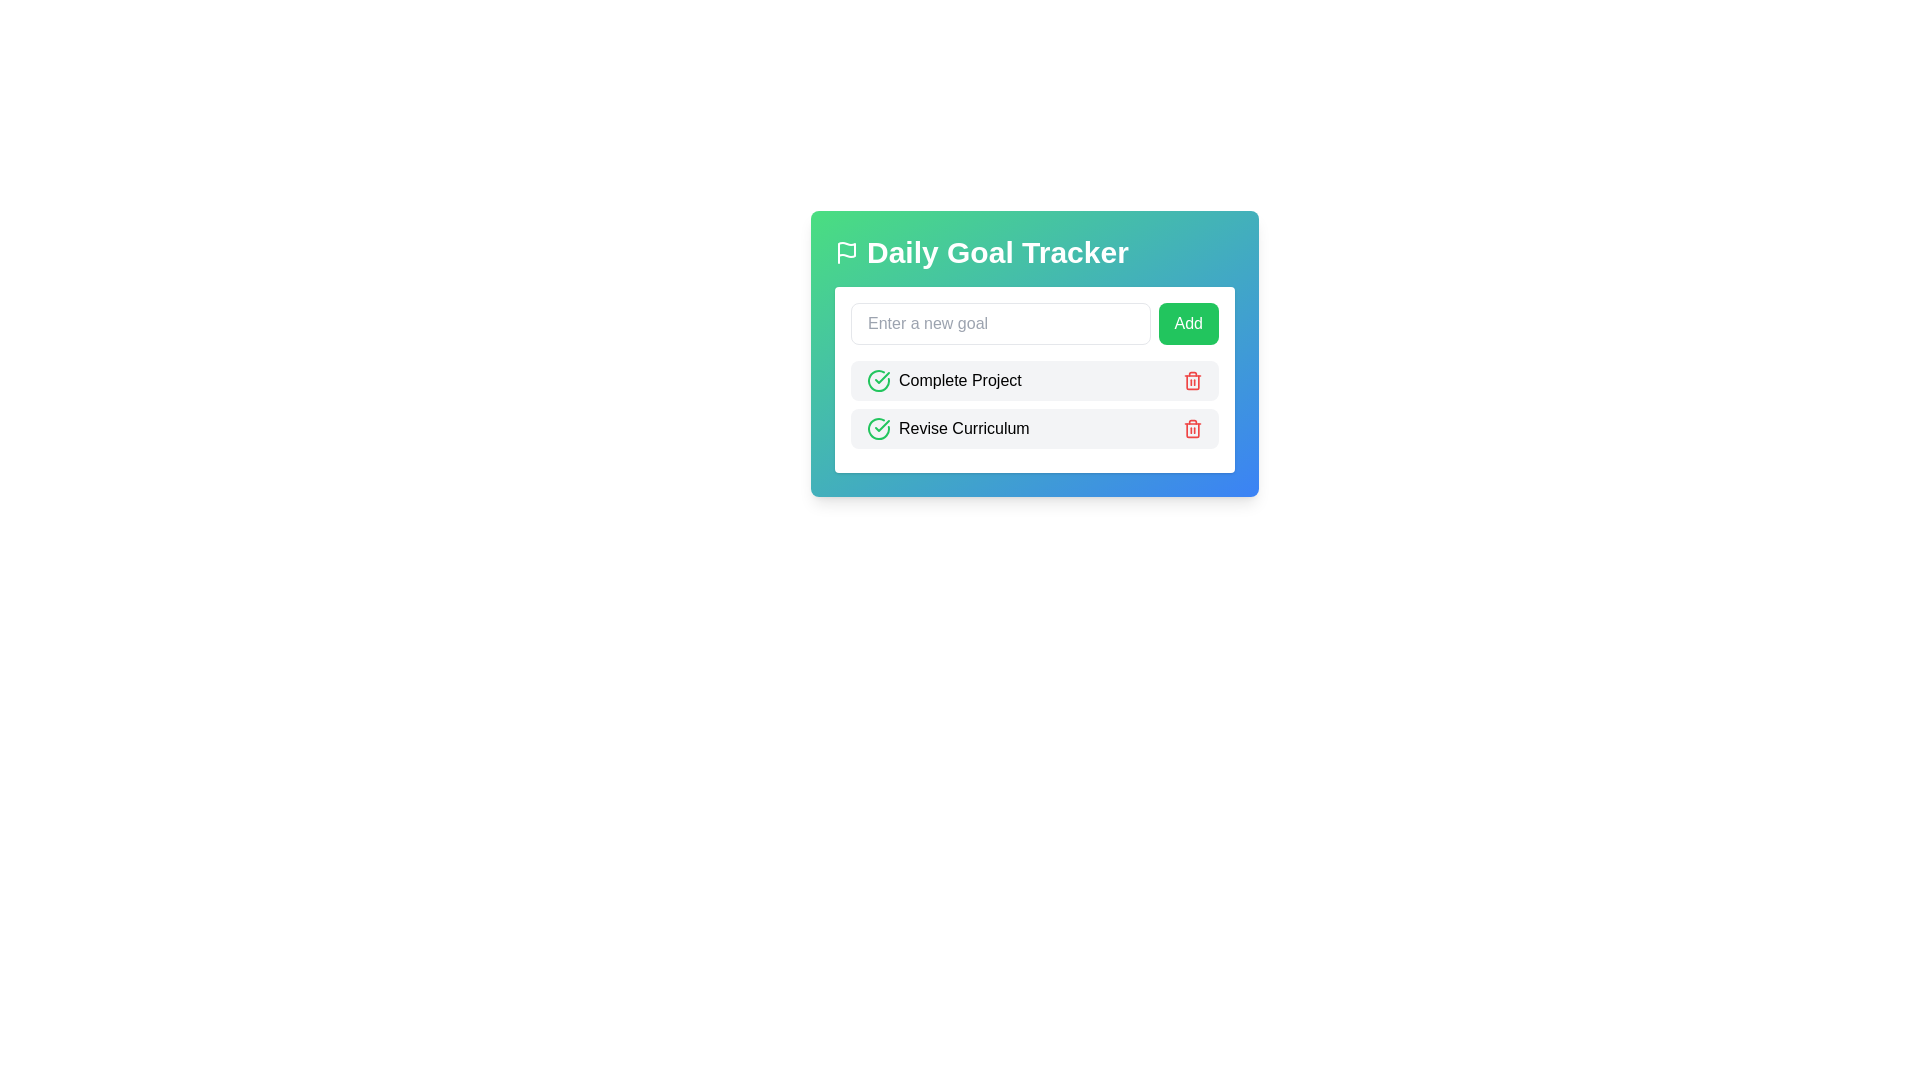  Describe the element at coordinates (943, 381) in the screenshot. I see `the green check icon of the 'Complete Project' task item in the Daily Goal Tracker to modify its completion status` at that location.